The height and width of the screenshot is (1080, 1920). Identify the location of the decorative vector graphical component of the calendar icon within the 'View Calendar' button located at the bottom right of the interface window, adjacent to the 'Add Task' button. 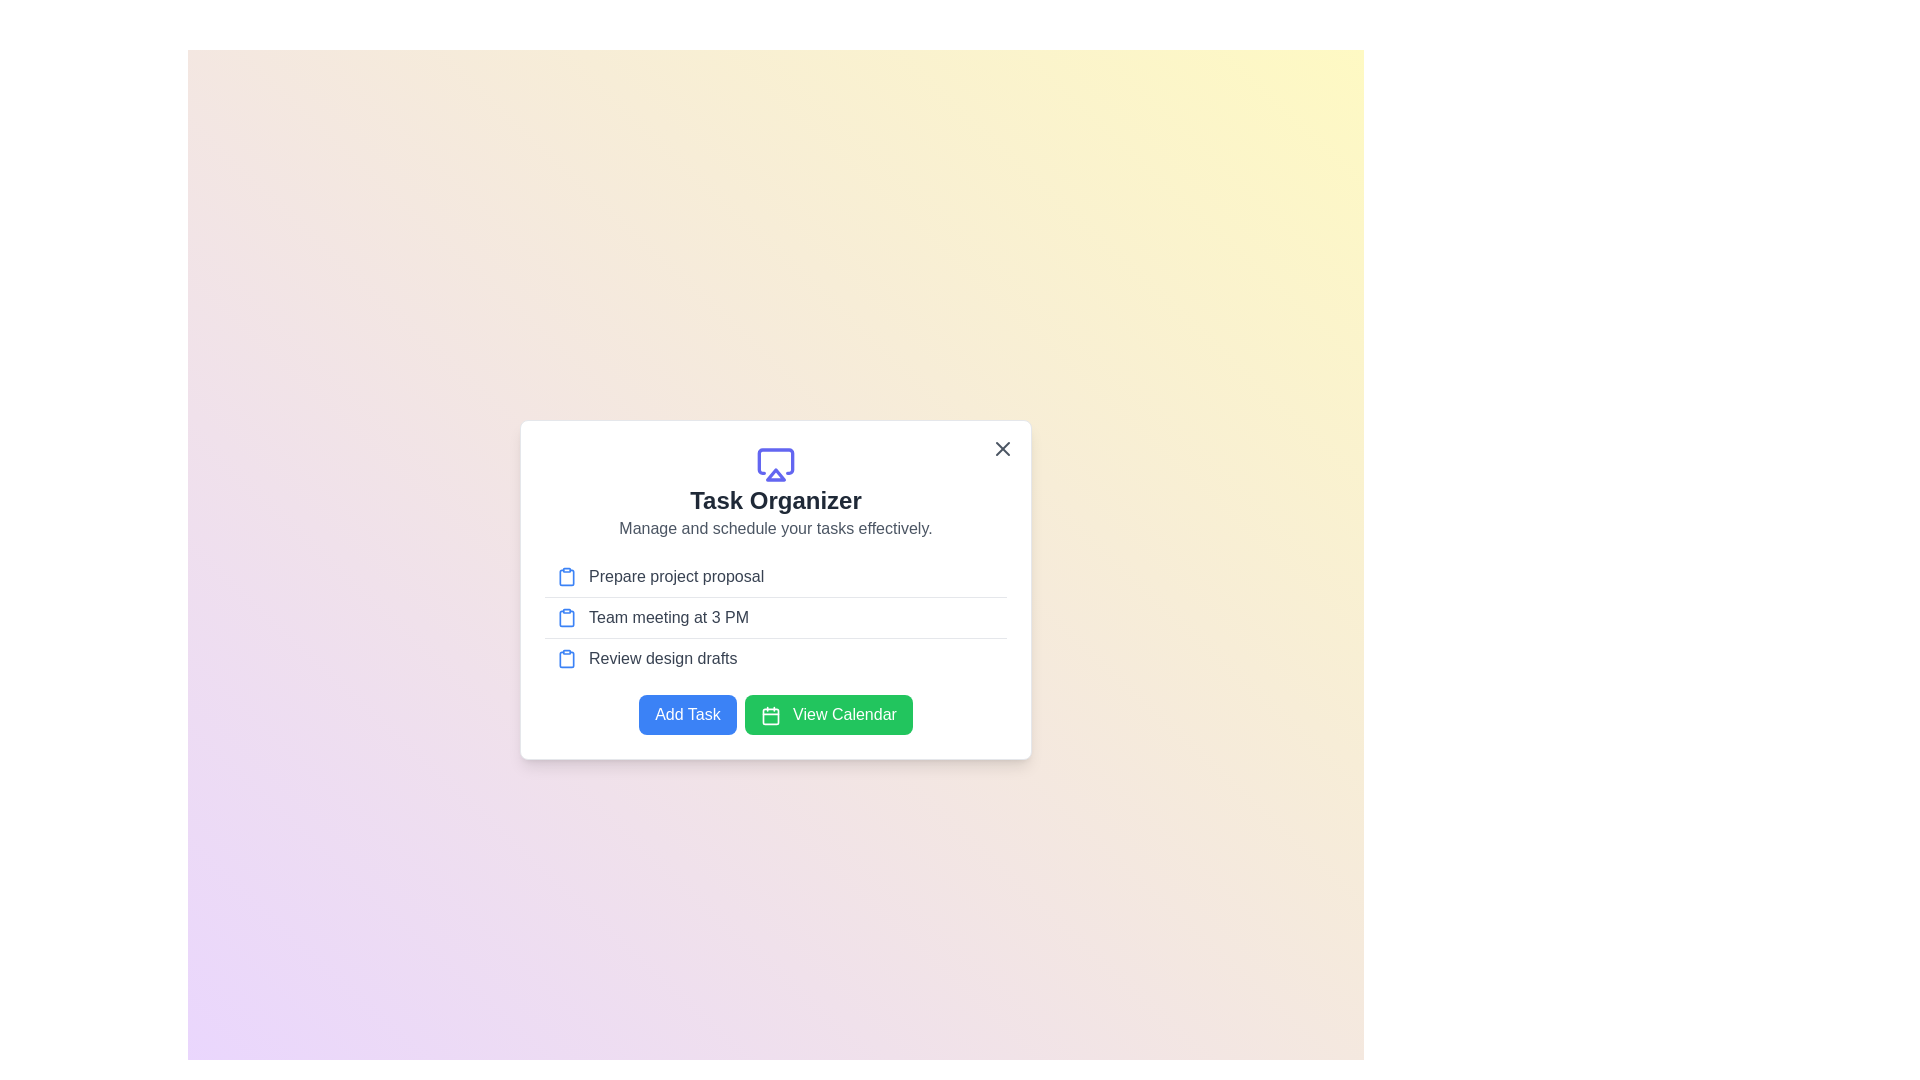
(769, 715).